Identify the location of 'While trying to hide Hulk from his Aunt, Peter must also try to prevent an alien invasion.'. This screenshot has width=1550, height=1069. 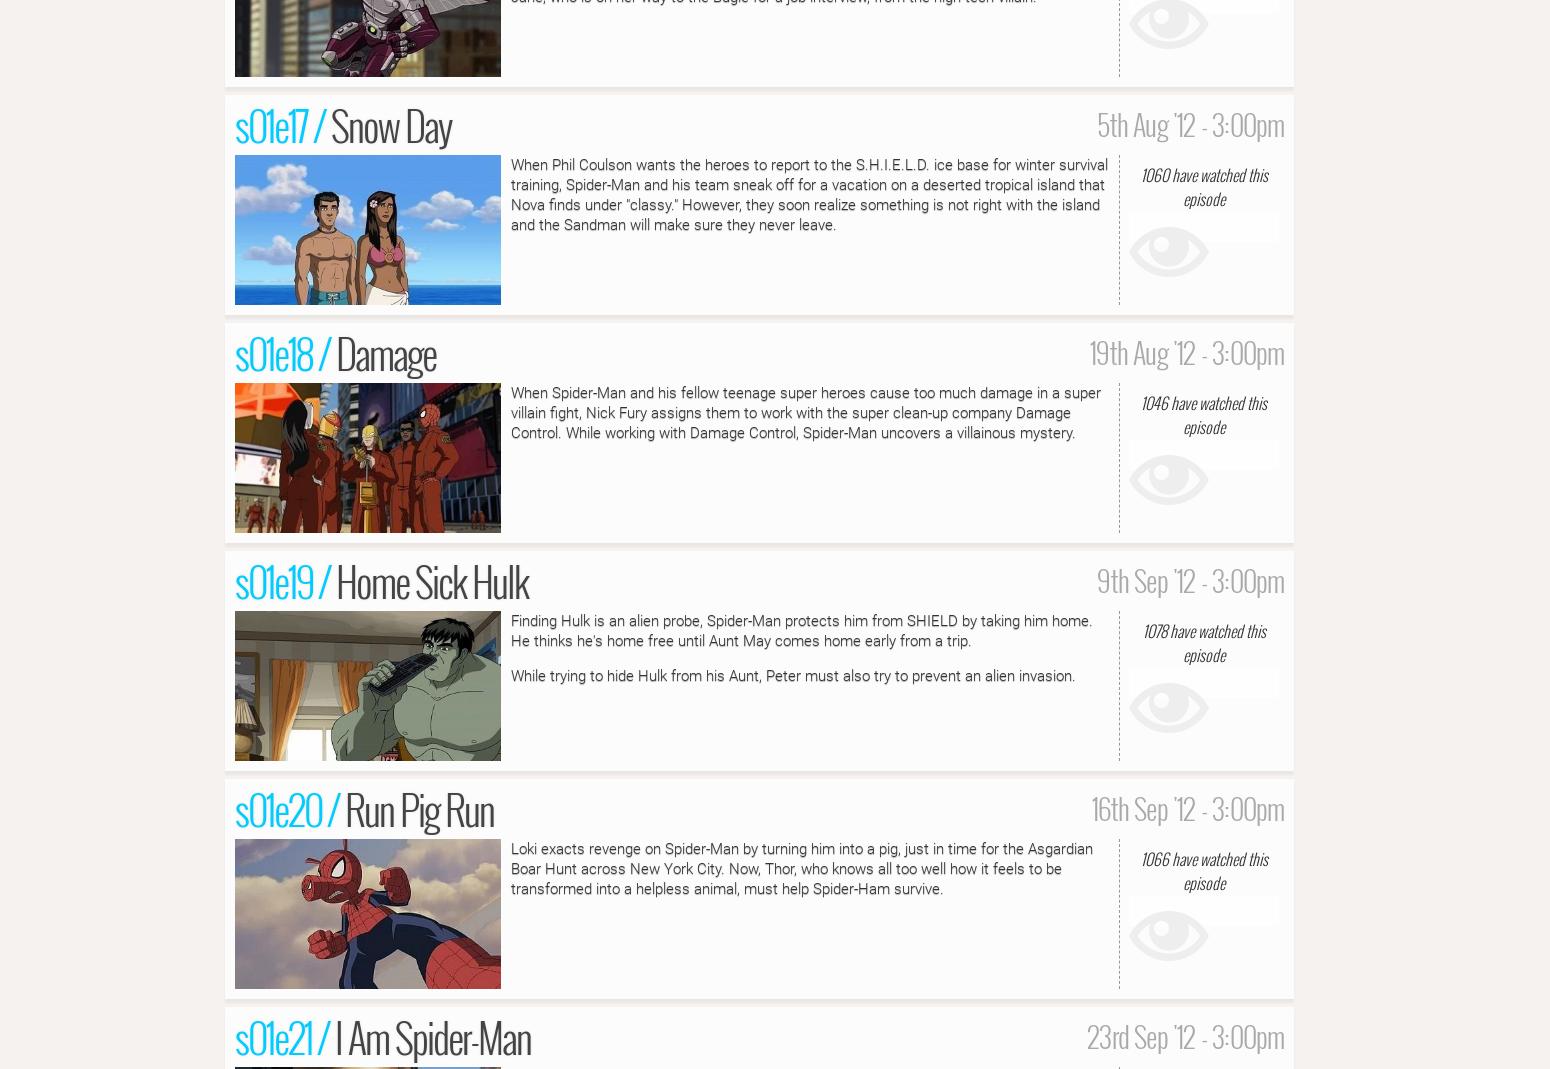
(792, 673).